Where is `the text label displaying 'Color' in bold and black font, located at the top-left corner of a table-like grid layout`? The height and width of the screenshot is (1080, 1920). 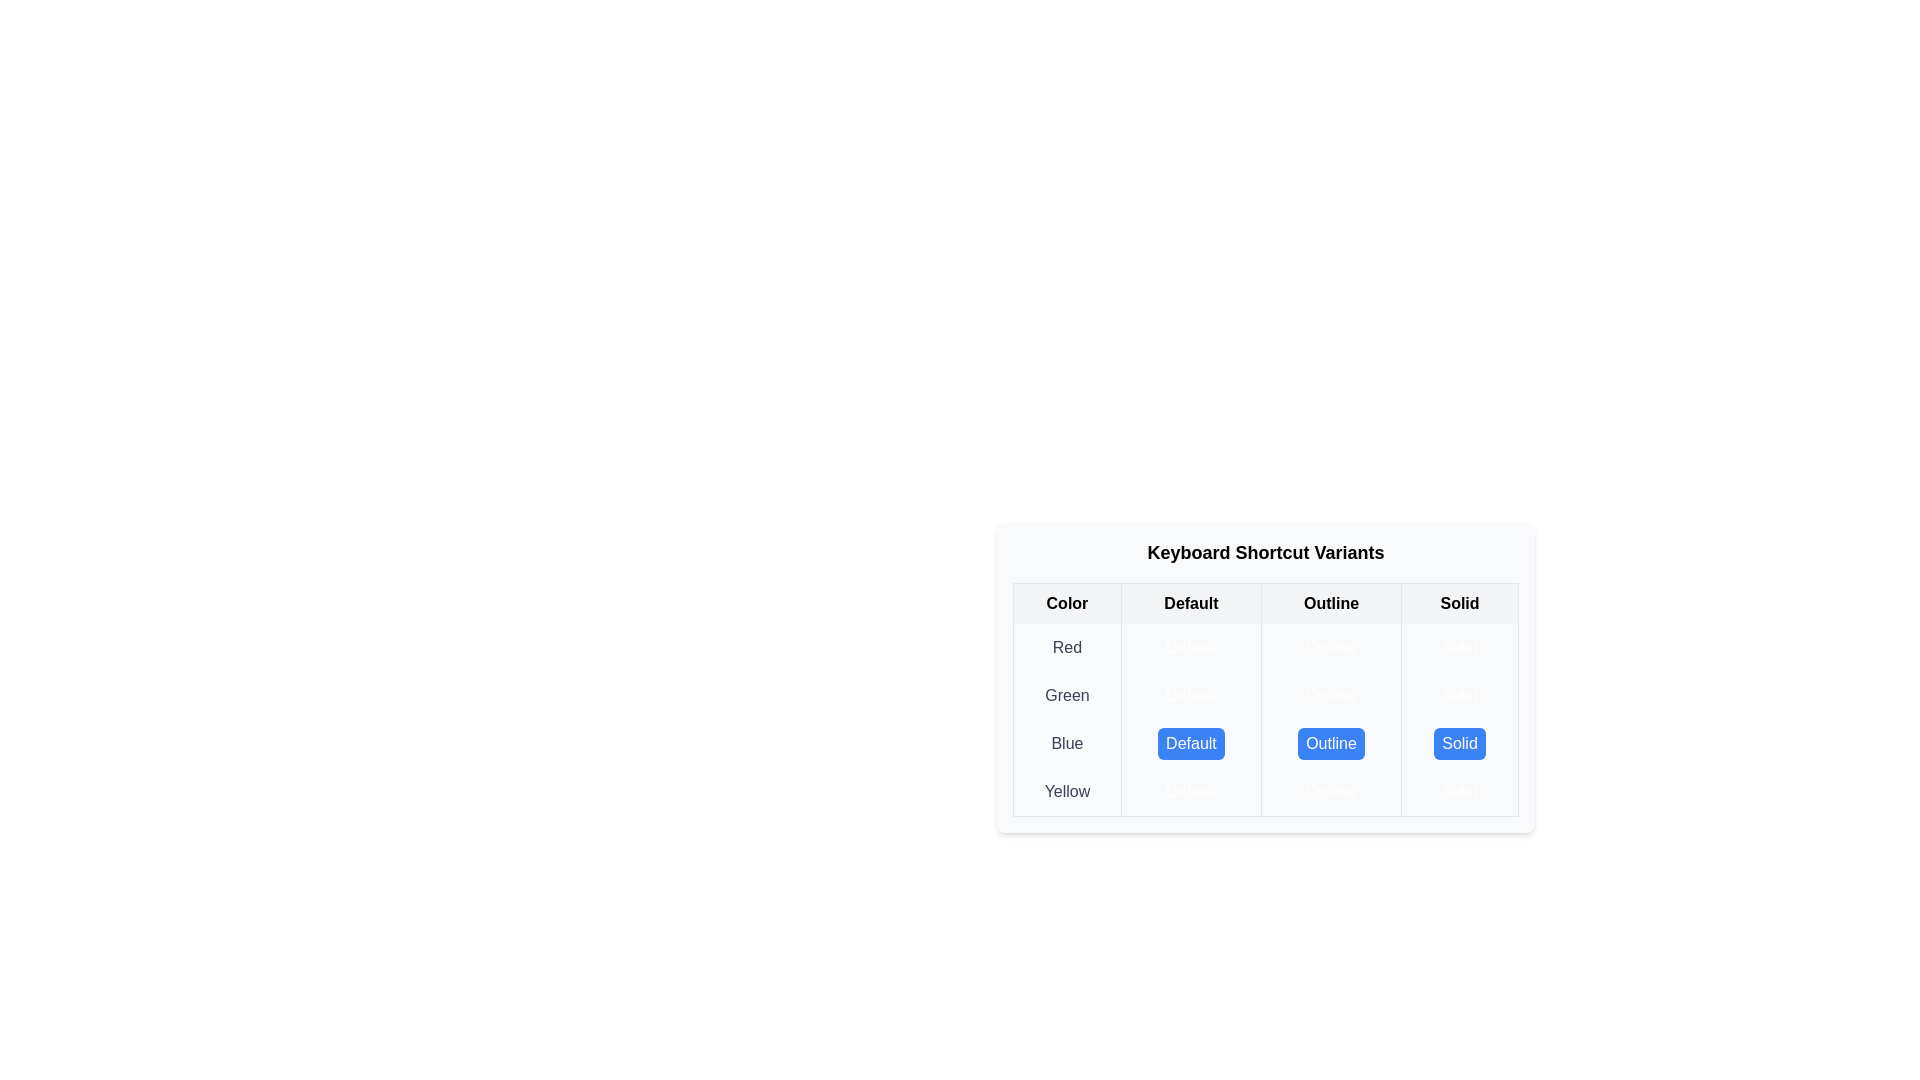
the text label displaying 'Color' in bold and black font, located at the top-left corner of a table-like grid layout is located at coordinates (1066, 602).